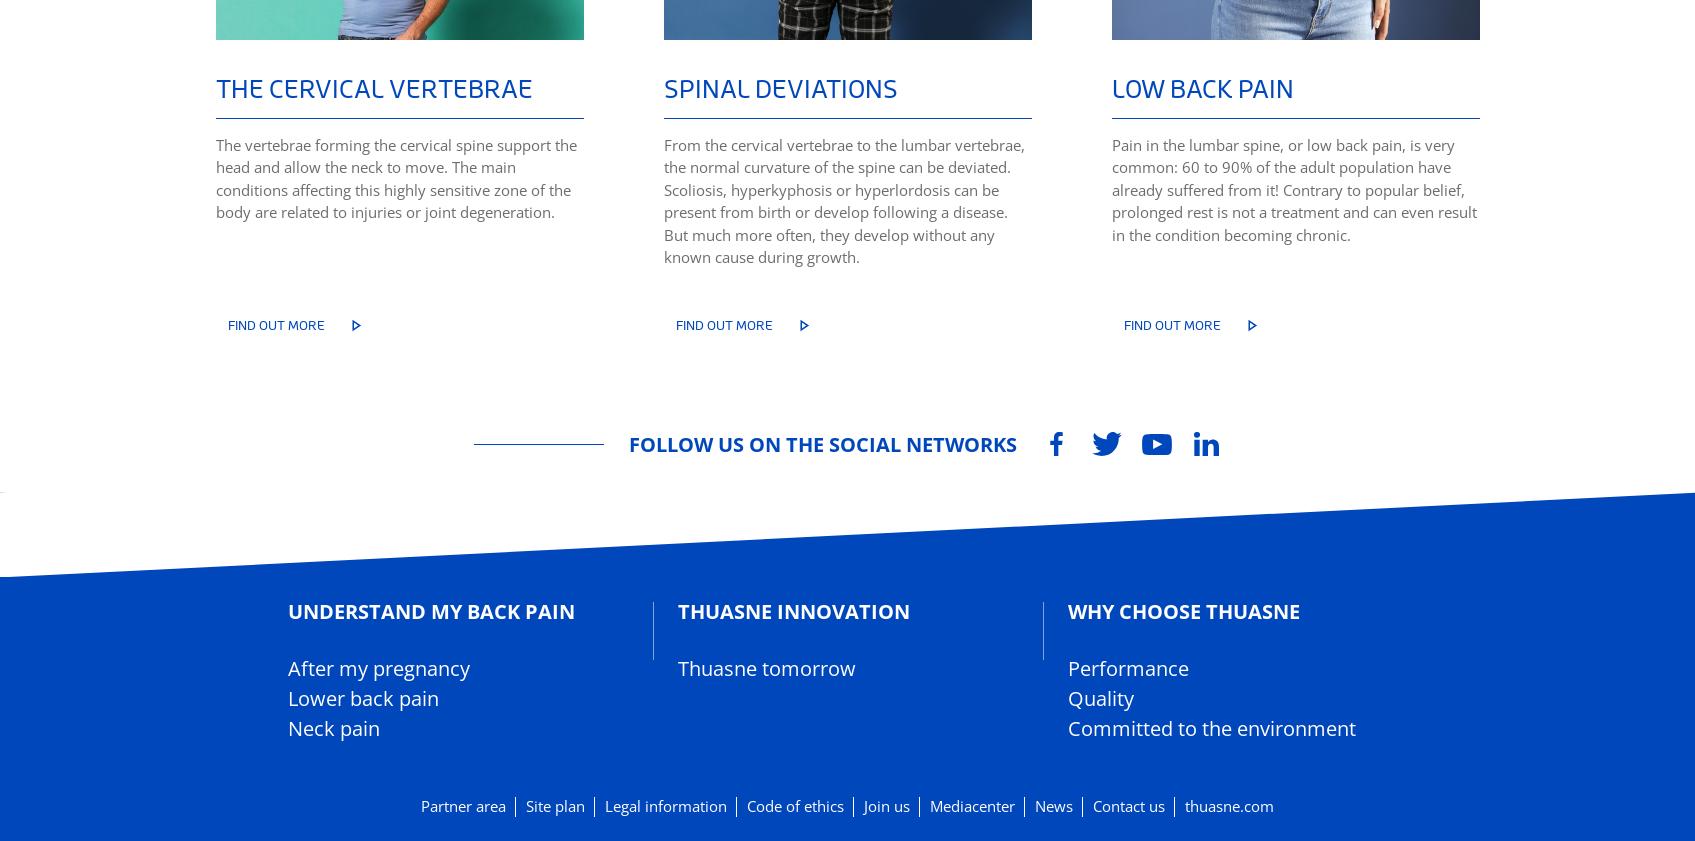 This screenshot has width=1695, height=841. I want to click on 'Contact us', so click(1128, 806).